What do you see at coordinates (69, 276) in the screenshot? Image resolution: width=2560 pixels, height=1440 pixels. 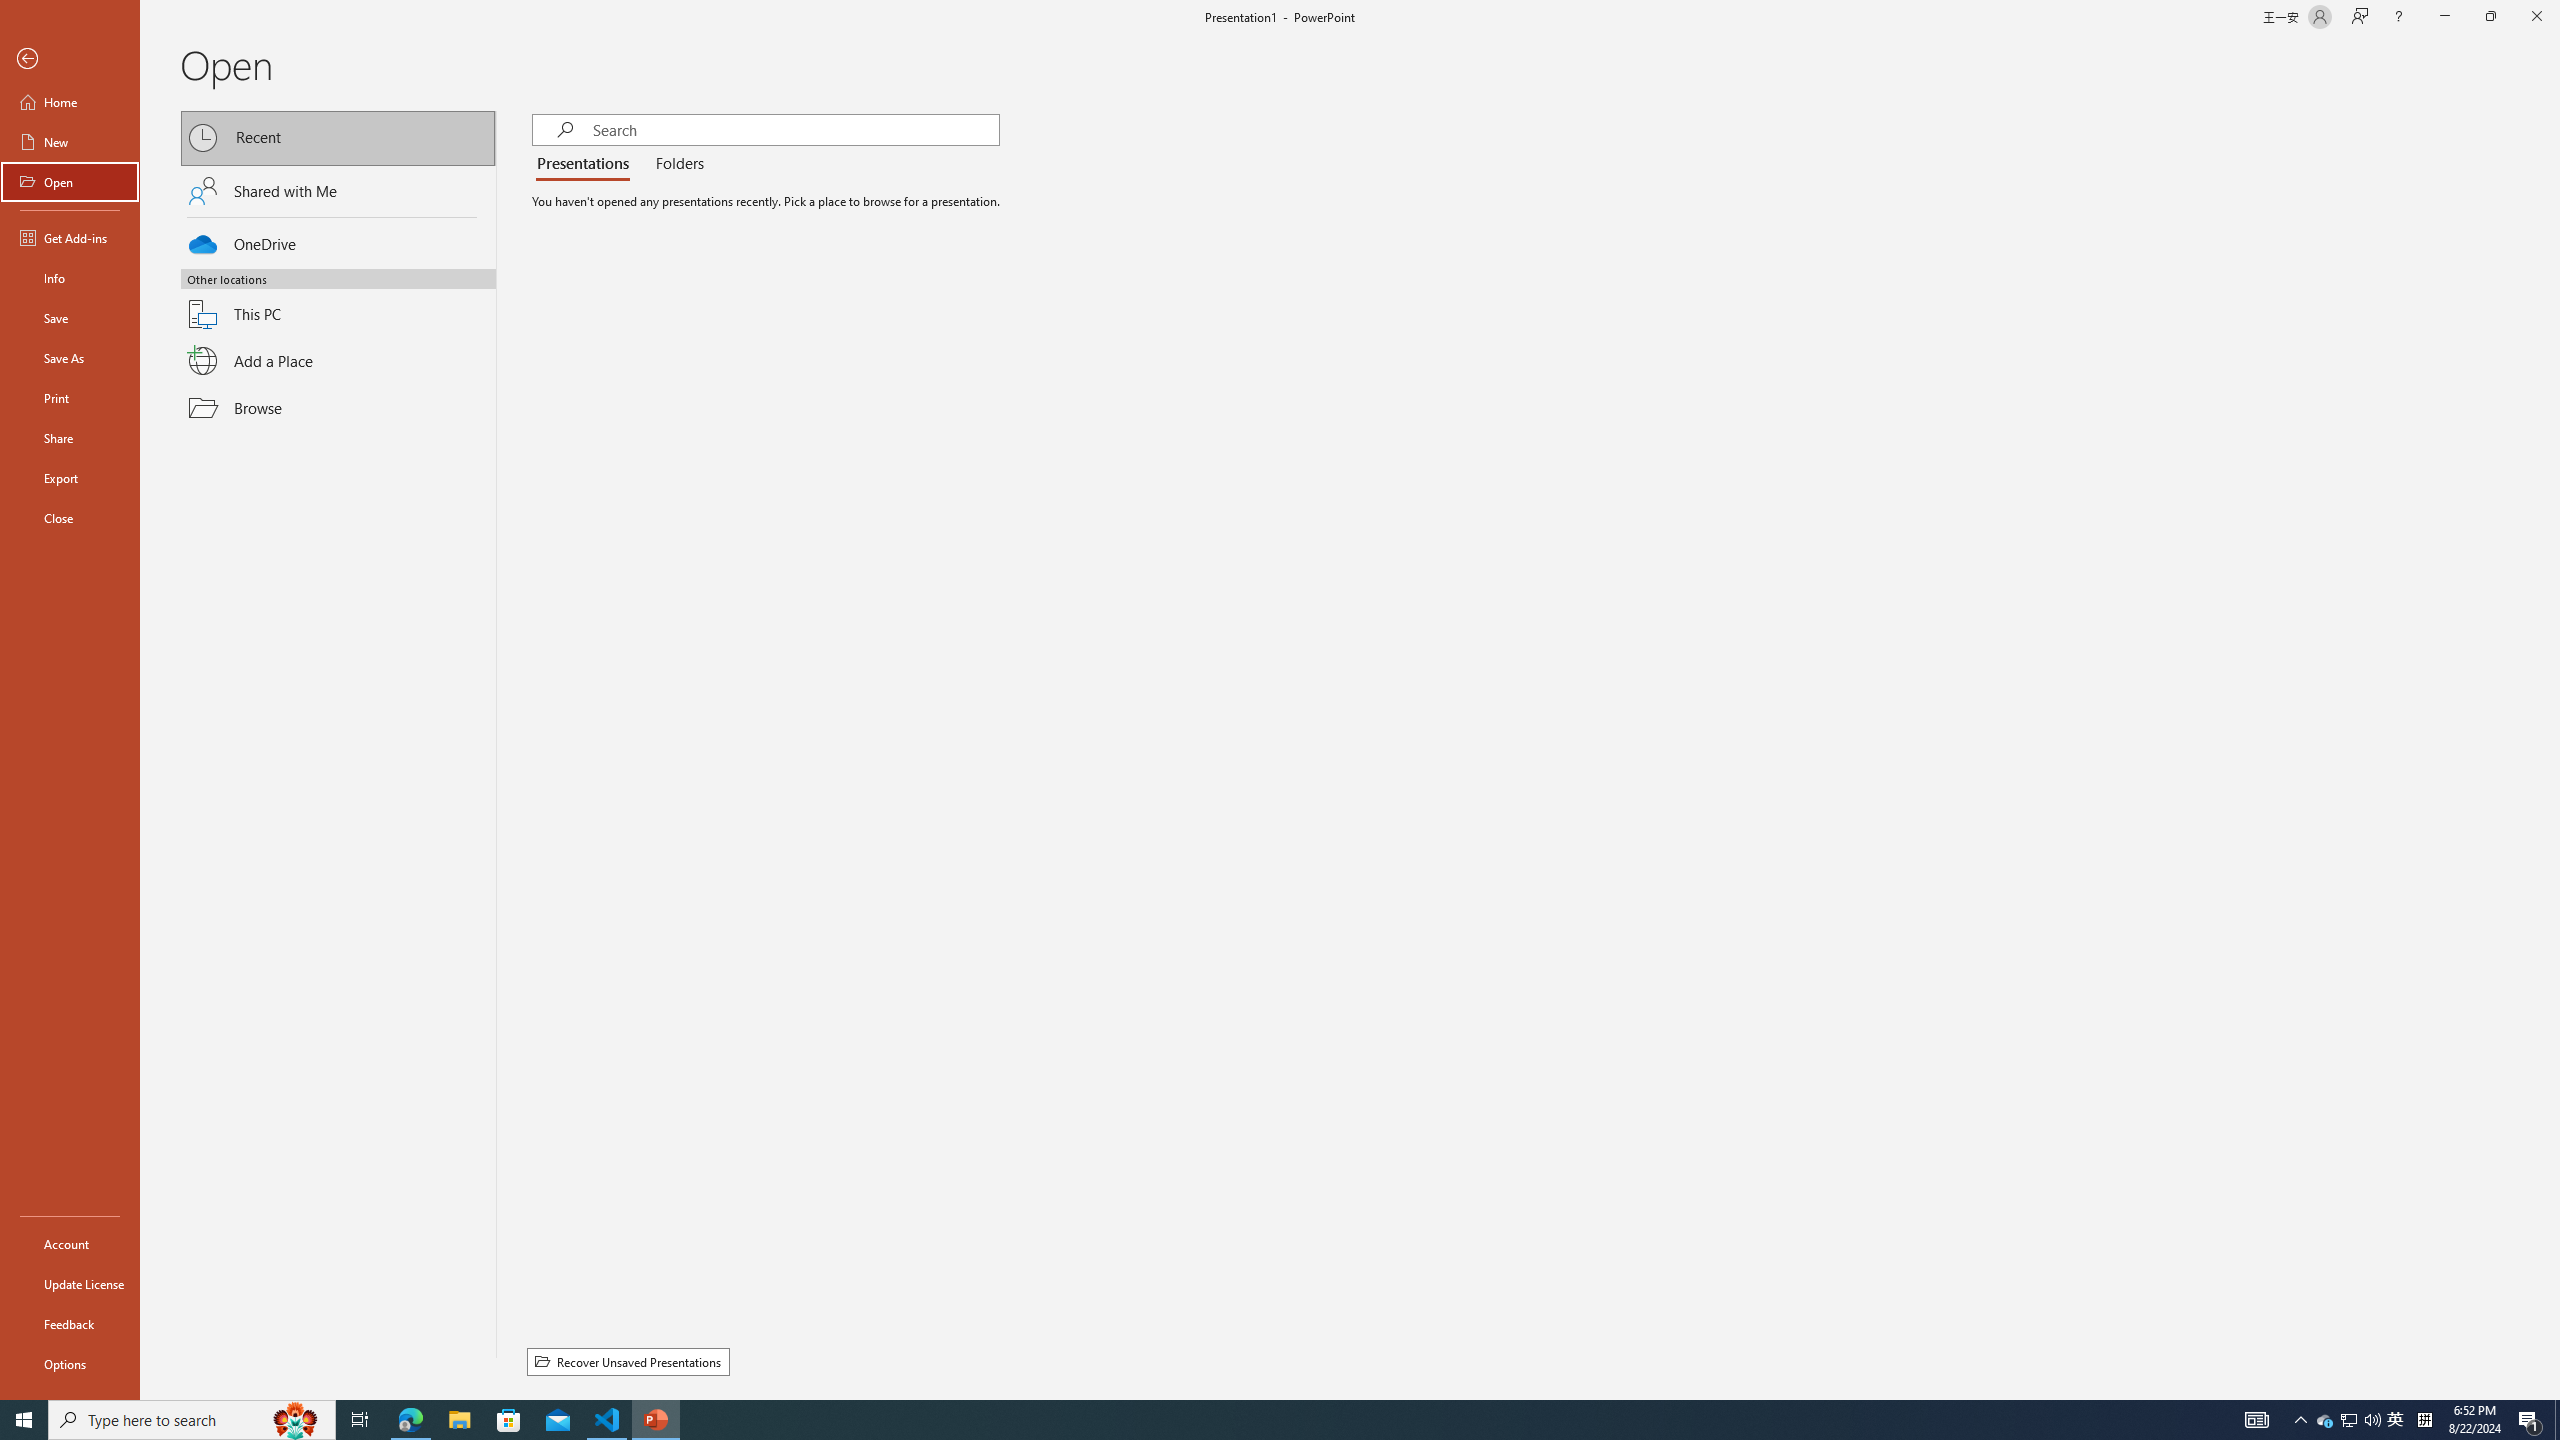 I see `'Info'` at bounding box center [69, 276].